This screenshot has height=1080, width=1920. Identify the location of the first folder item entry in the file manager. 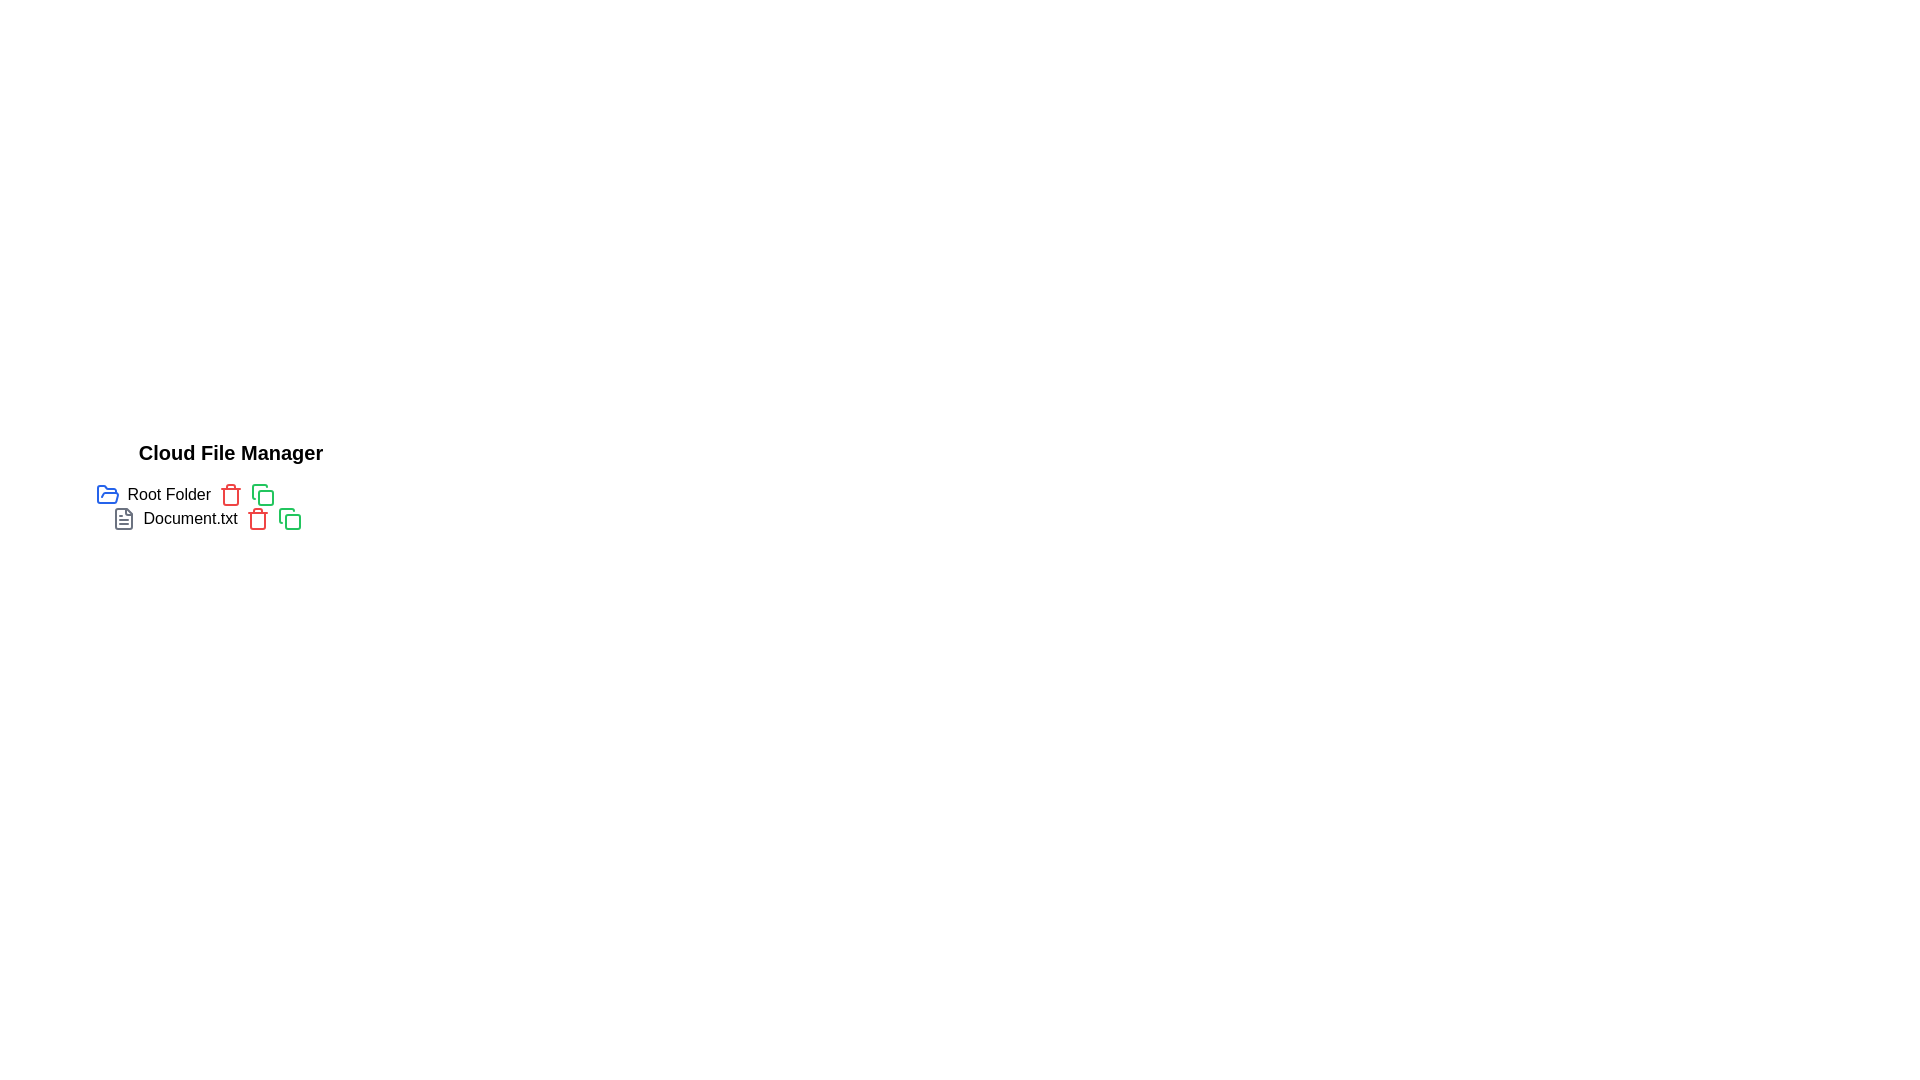
(239, 494).